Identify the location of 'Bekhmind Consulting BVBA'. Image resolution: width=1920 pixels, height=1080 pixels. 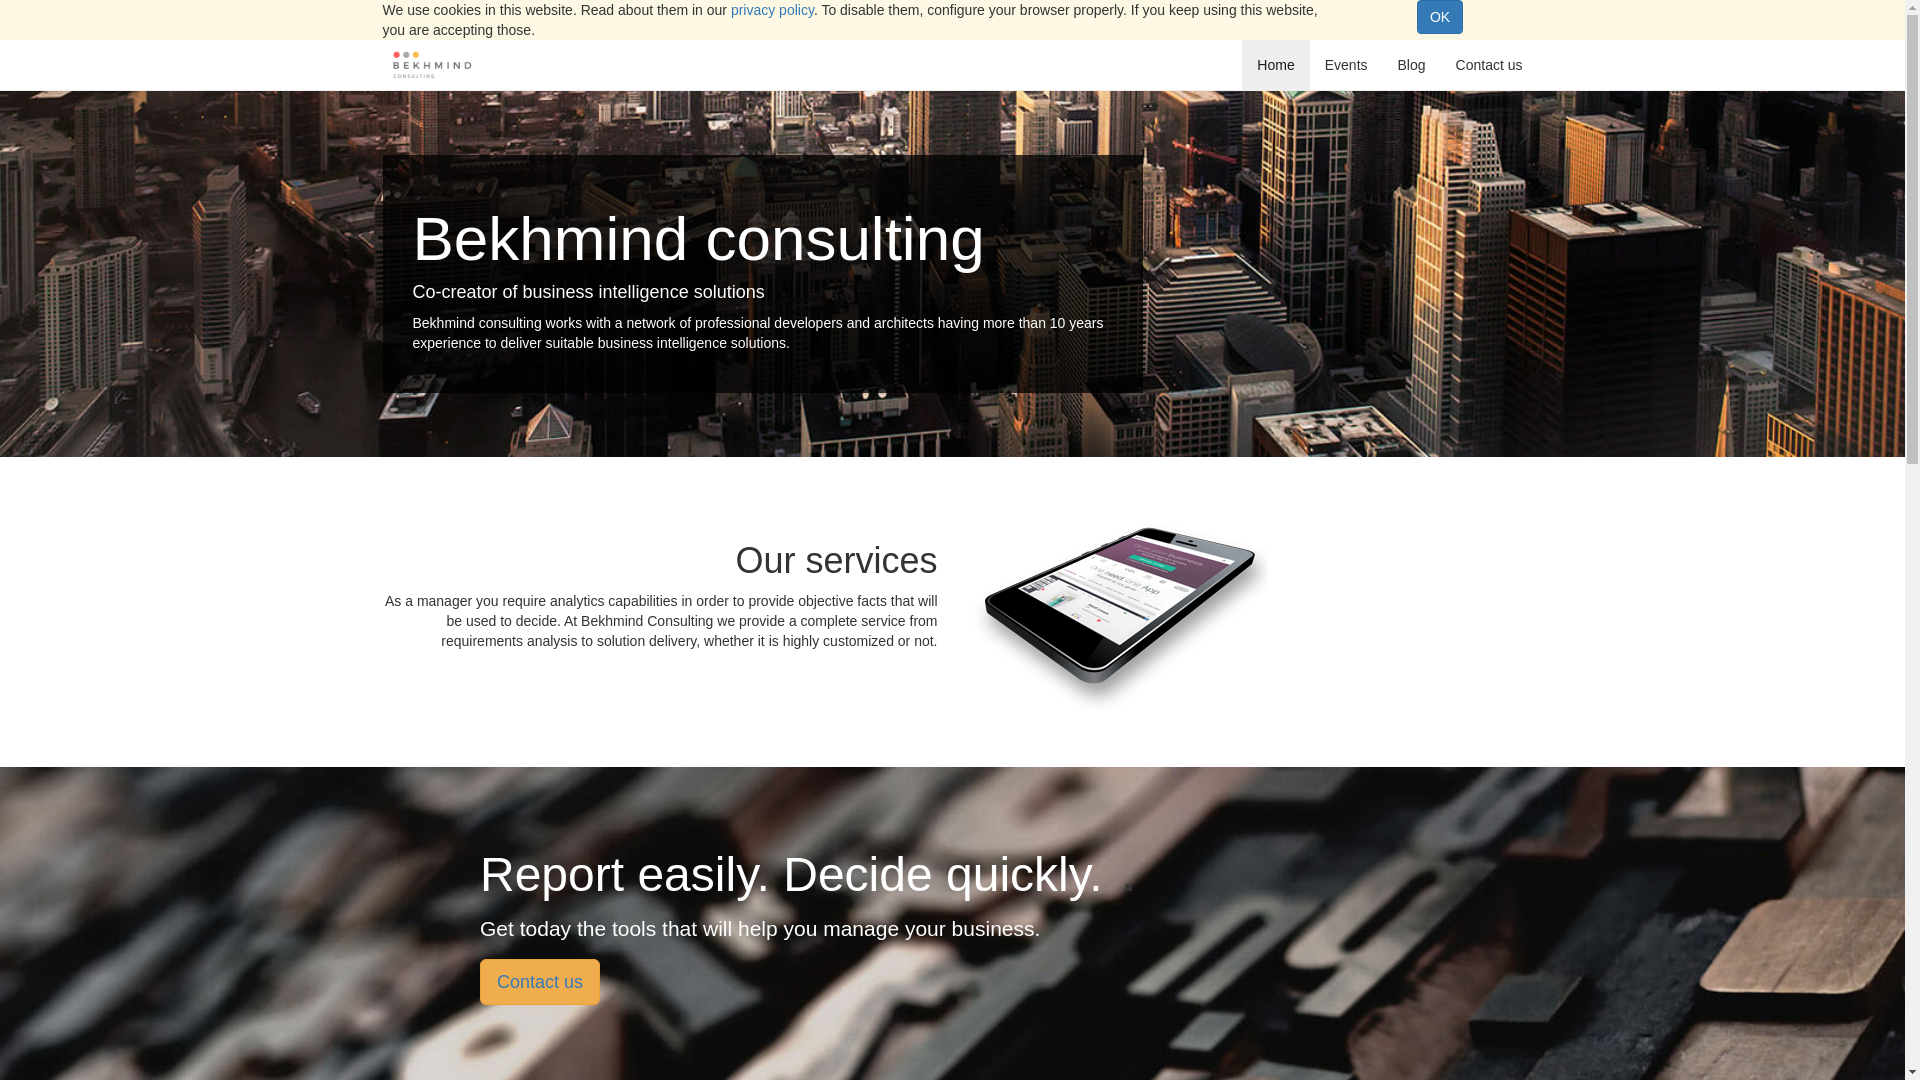
(431, 64).